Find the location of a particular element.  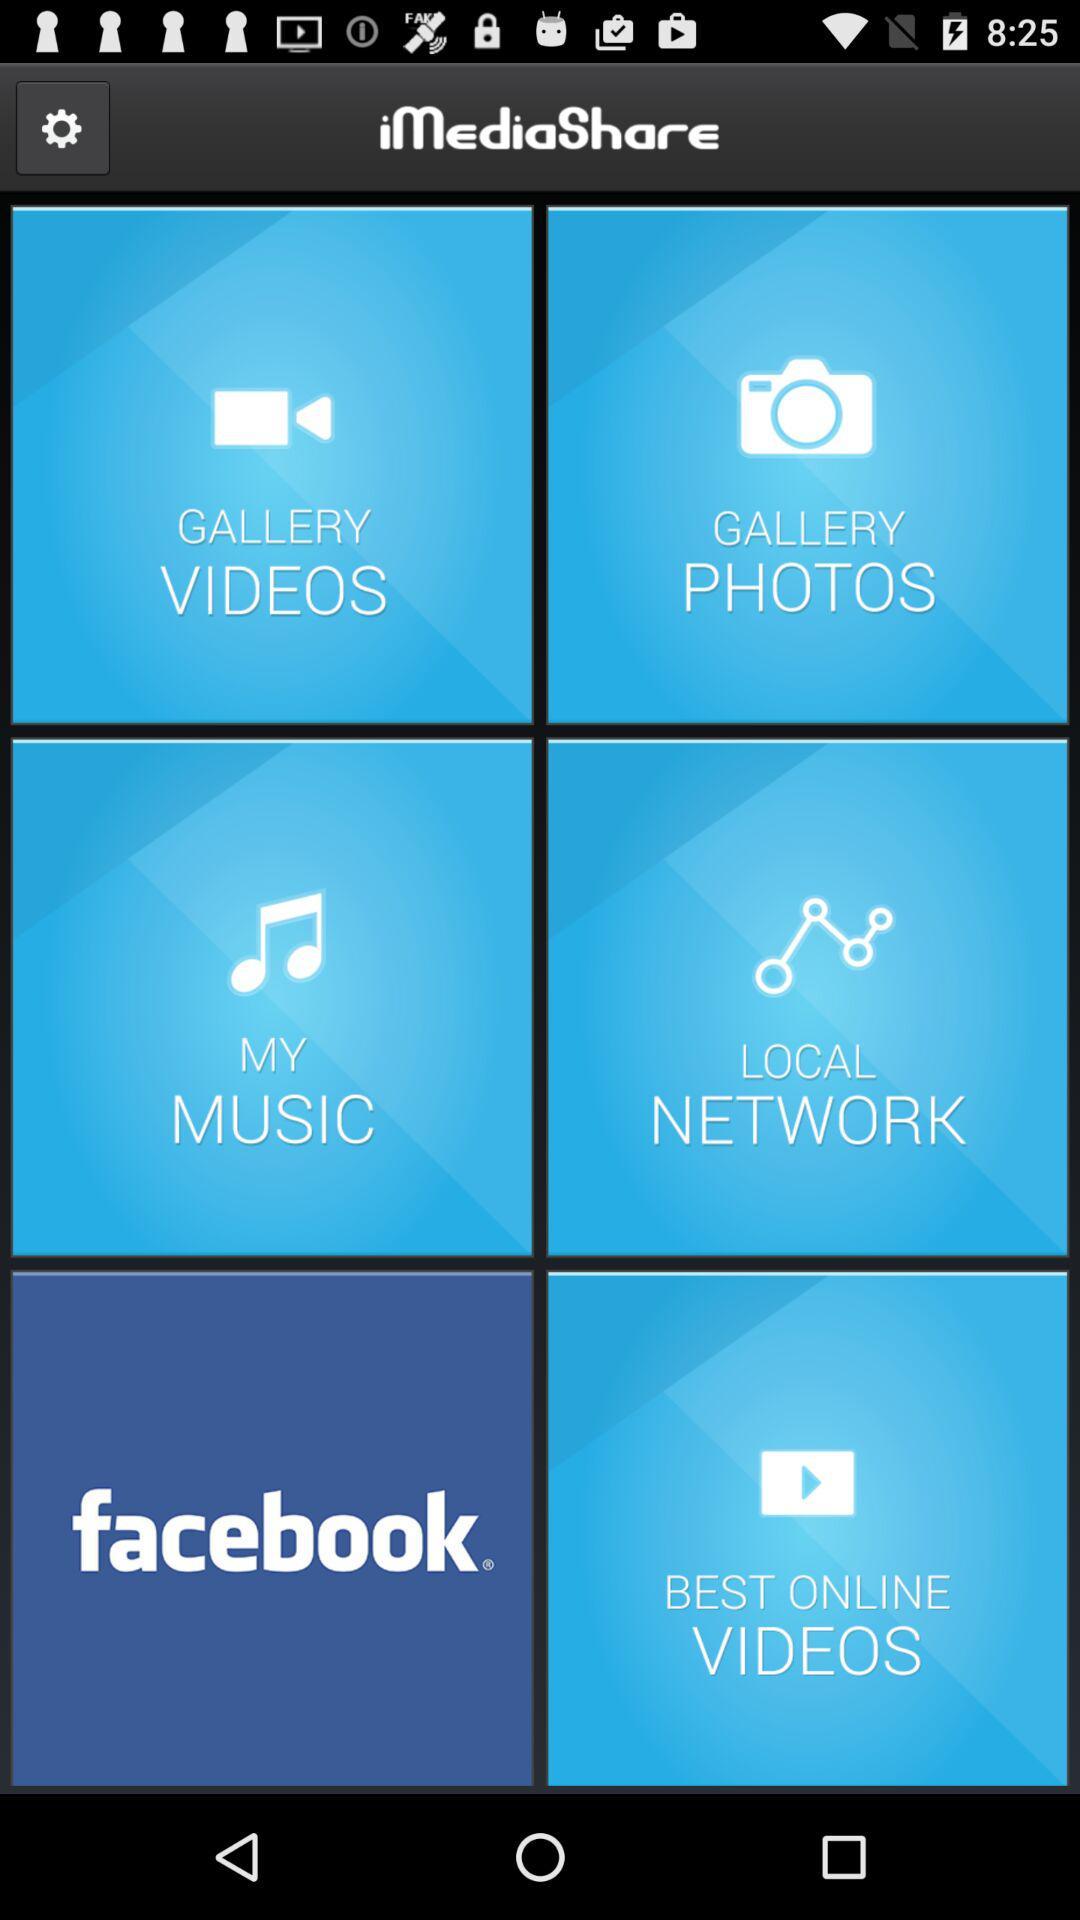

see best videos is located at coordinates (806, 1525).